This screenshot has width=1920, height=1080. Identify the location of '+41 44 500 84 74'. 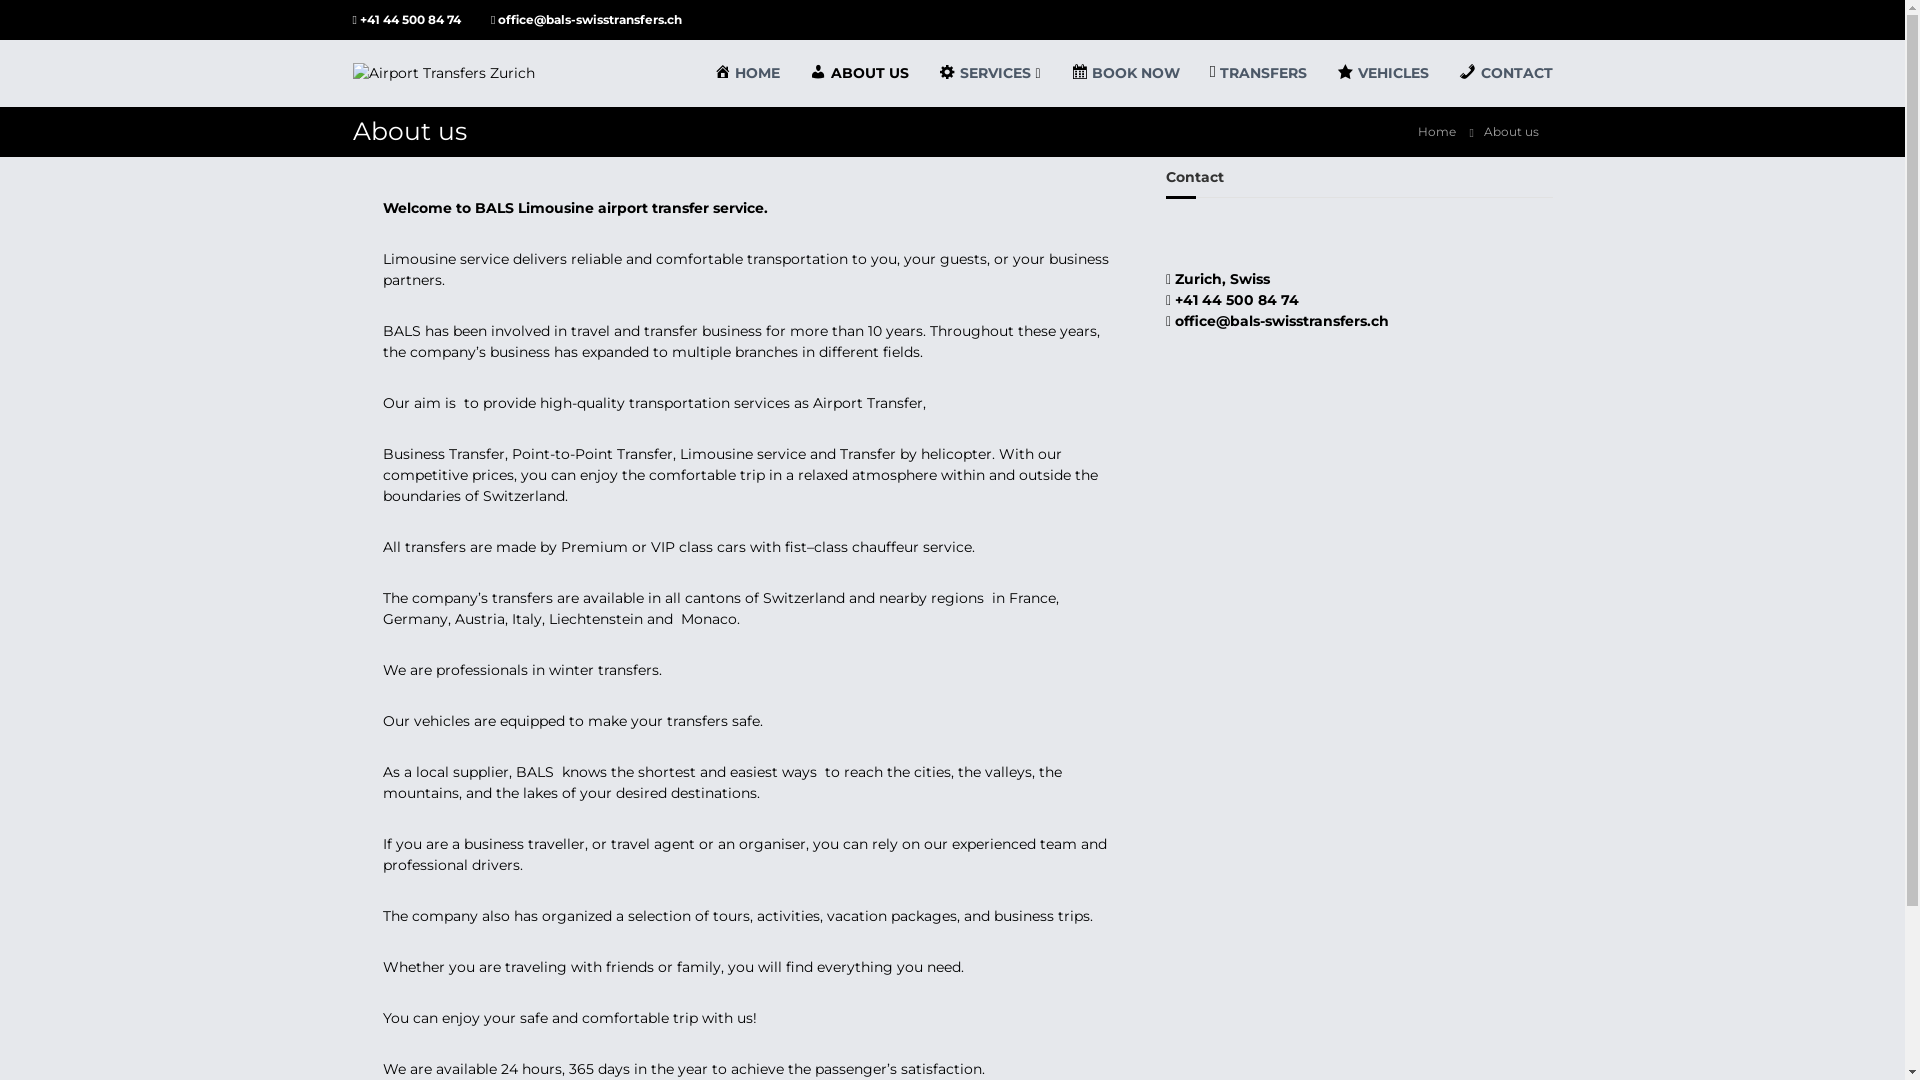
(1233, 299).